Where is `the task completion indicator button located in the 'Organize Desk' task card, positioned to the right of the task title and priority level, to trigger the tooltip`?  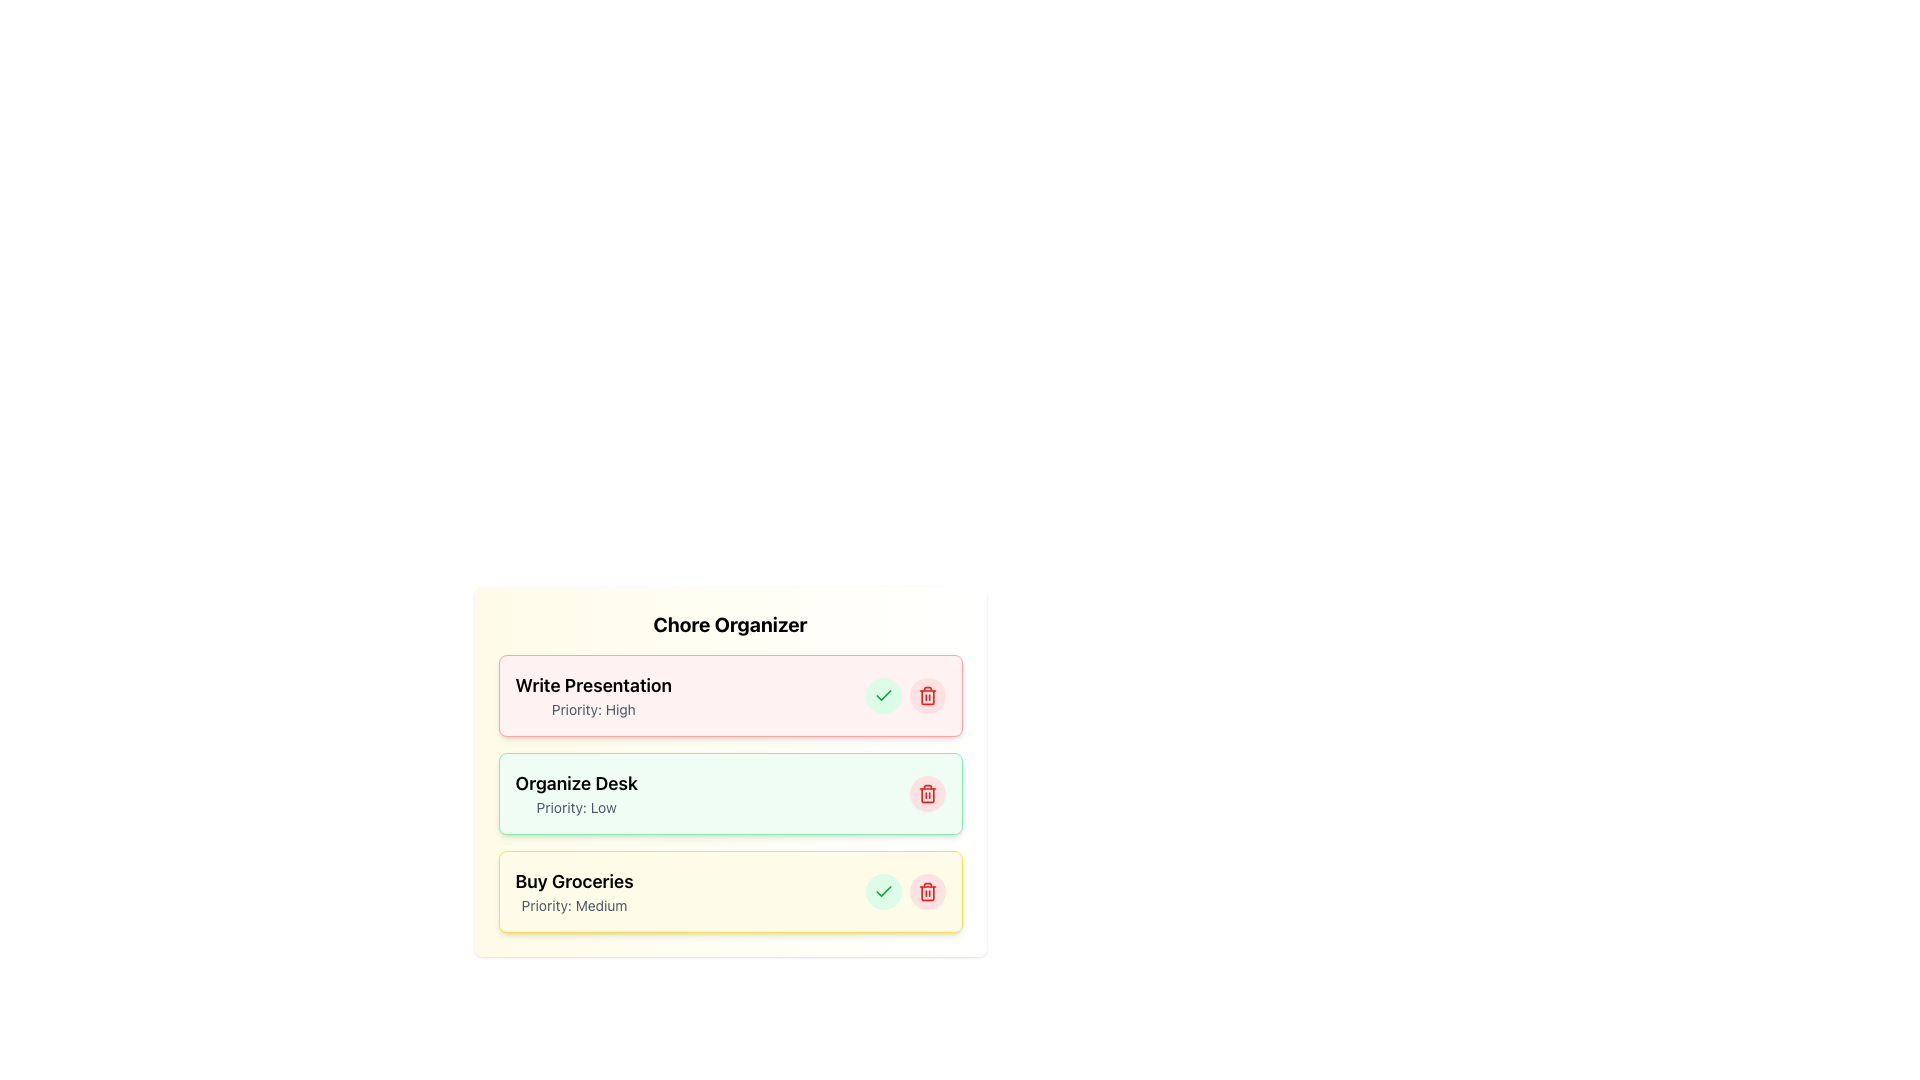
the task completion indicator button located in the 'Organize Desk' task card, positioned to the right of the task title and priority level, to trigger the tooltip is located at coordinates (882, 890).